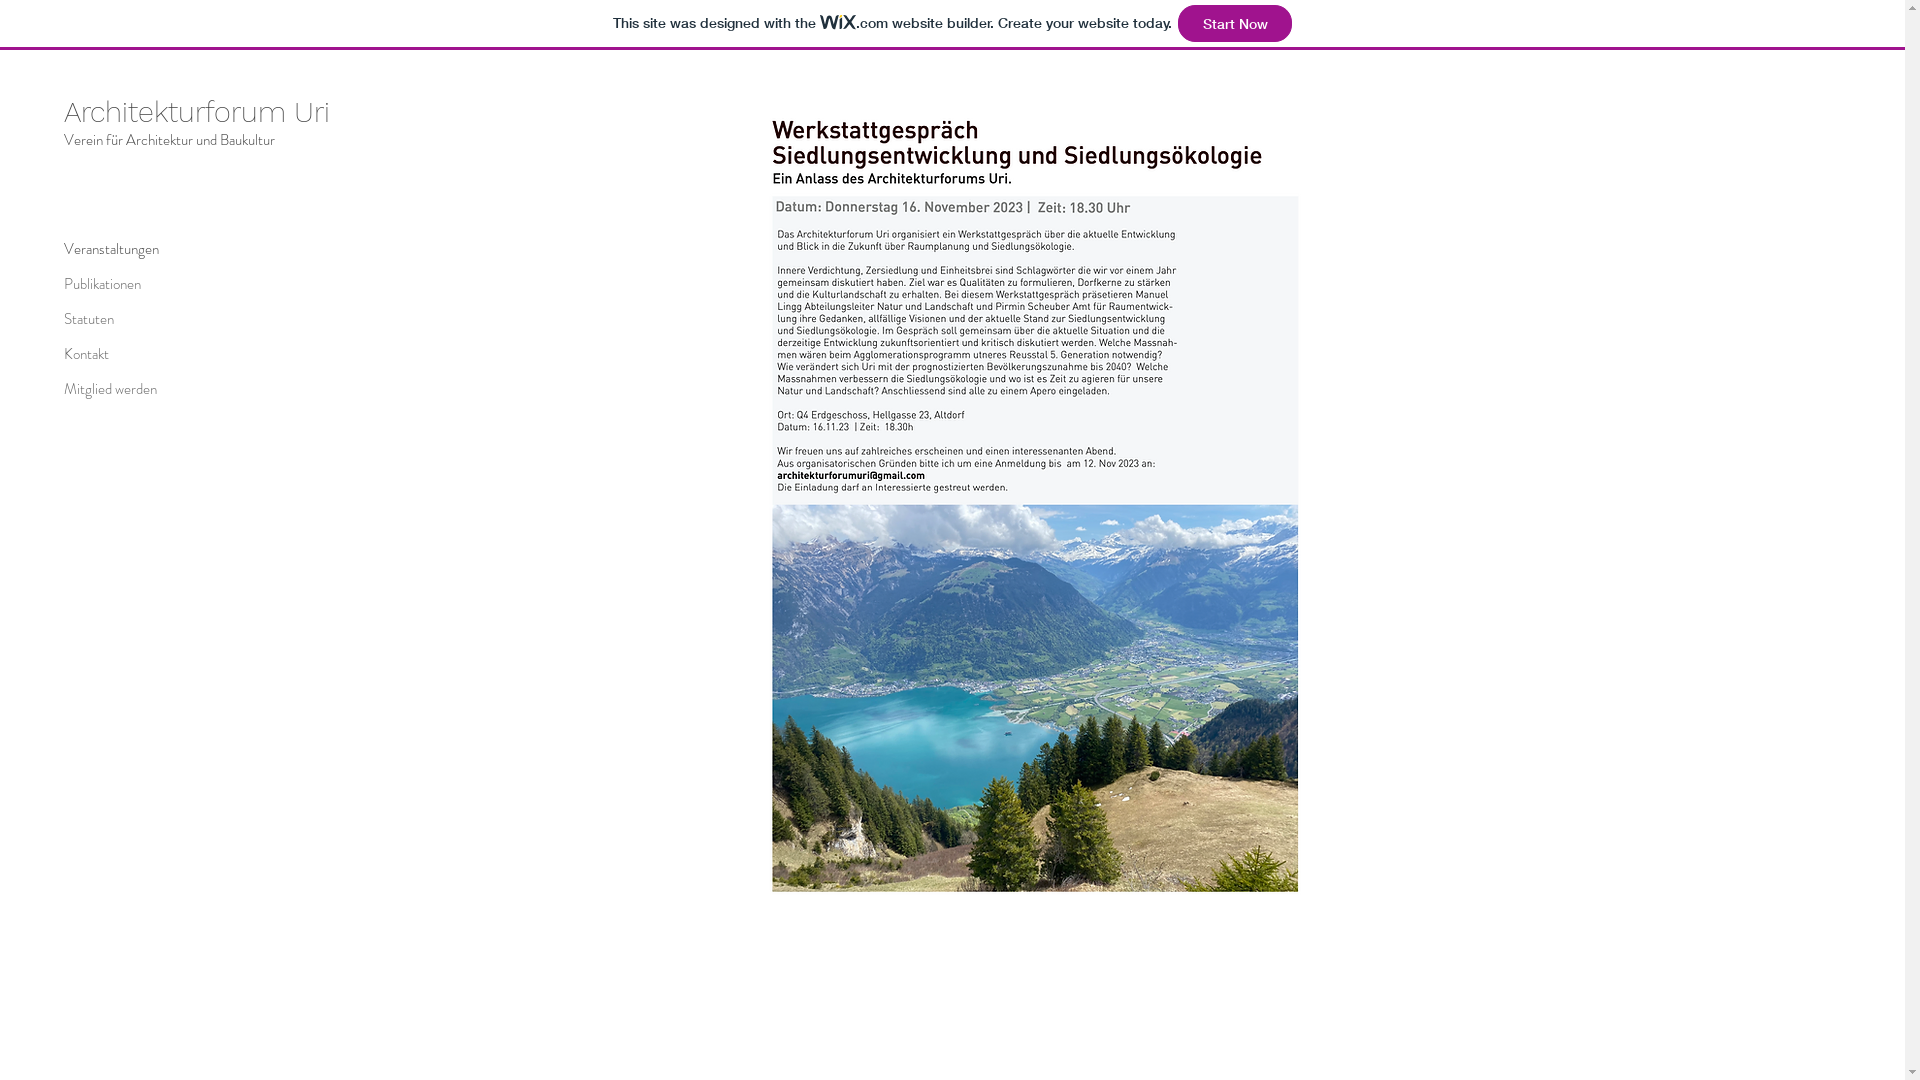 This screenshot has width=1920, height=1080. I want to click on 'Mitglied werden', so click(133, 389).